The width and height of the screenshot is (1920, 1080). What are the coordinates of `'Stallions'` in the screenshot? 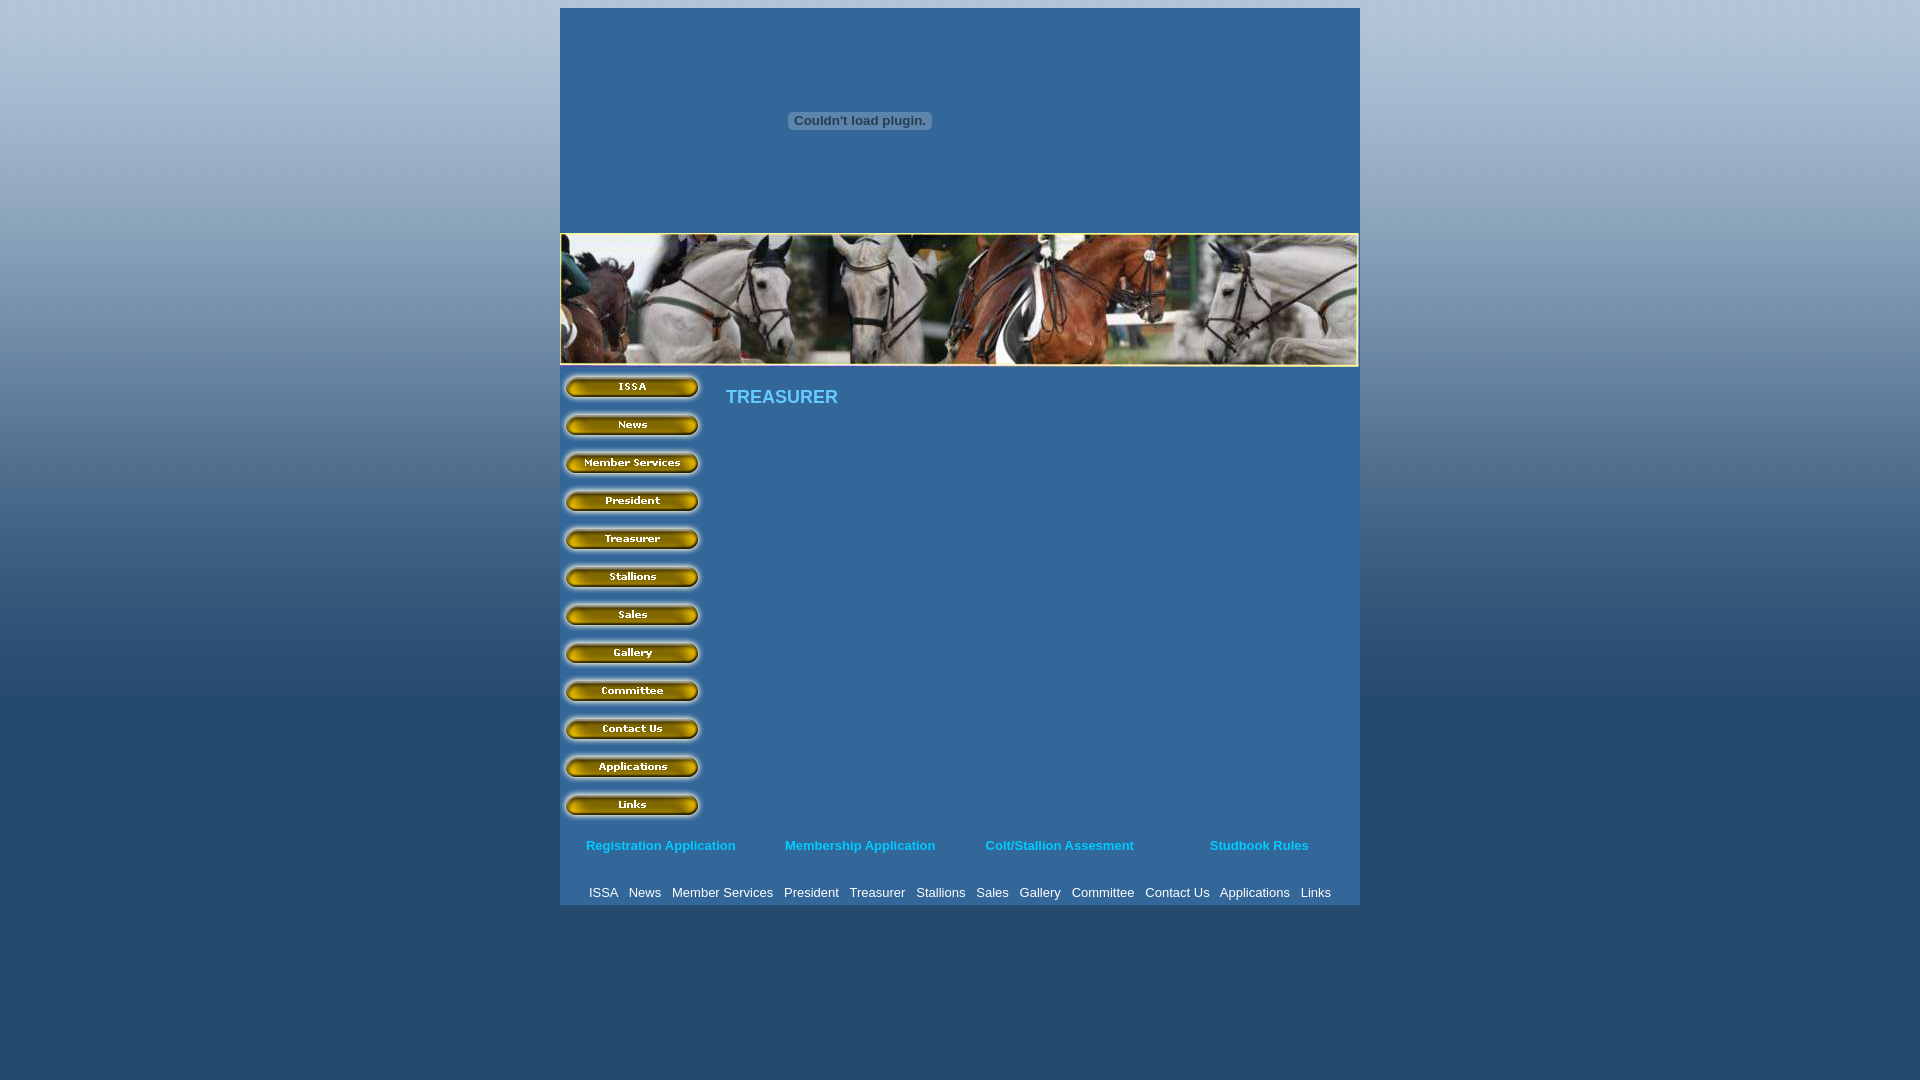 It's located at (632, 575).